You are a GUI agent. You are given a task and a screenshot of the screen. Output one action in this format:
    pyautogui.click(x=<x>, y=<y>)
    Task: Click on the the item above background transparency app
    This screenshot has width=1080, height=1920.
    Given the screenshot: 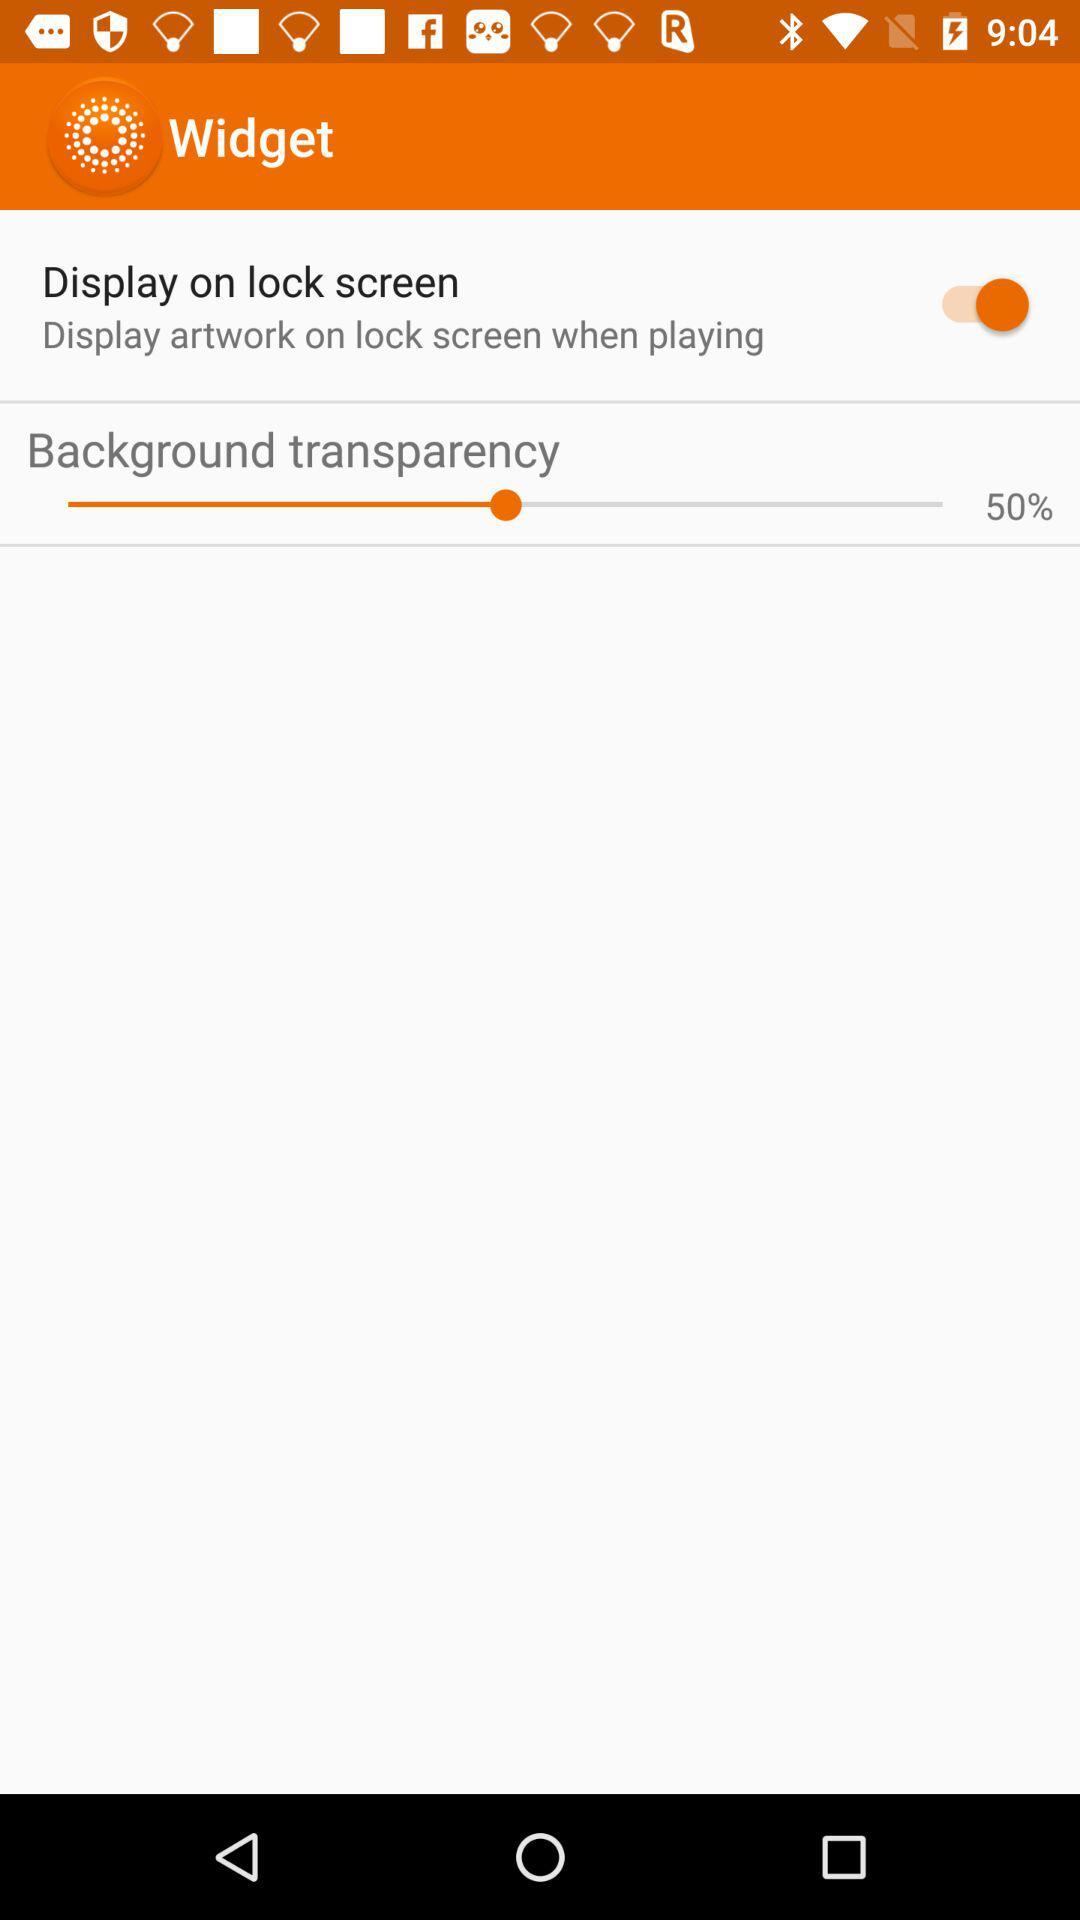 What is the action you would take?
    pyautogui.click(x=974, y=303)
    